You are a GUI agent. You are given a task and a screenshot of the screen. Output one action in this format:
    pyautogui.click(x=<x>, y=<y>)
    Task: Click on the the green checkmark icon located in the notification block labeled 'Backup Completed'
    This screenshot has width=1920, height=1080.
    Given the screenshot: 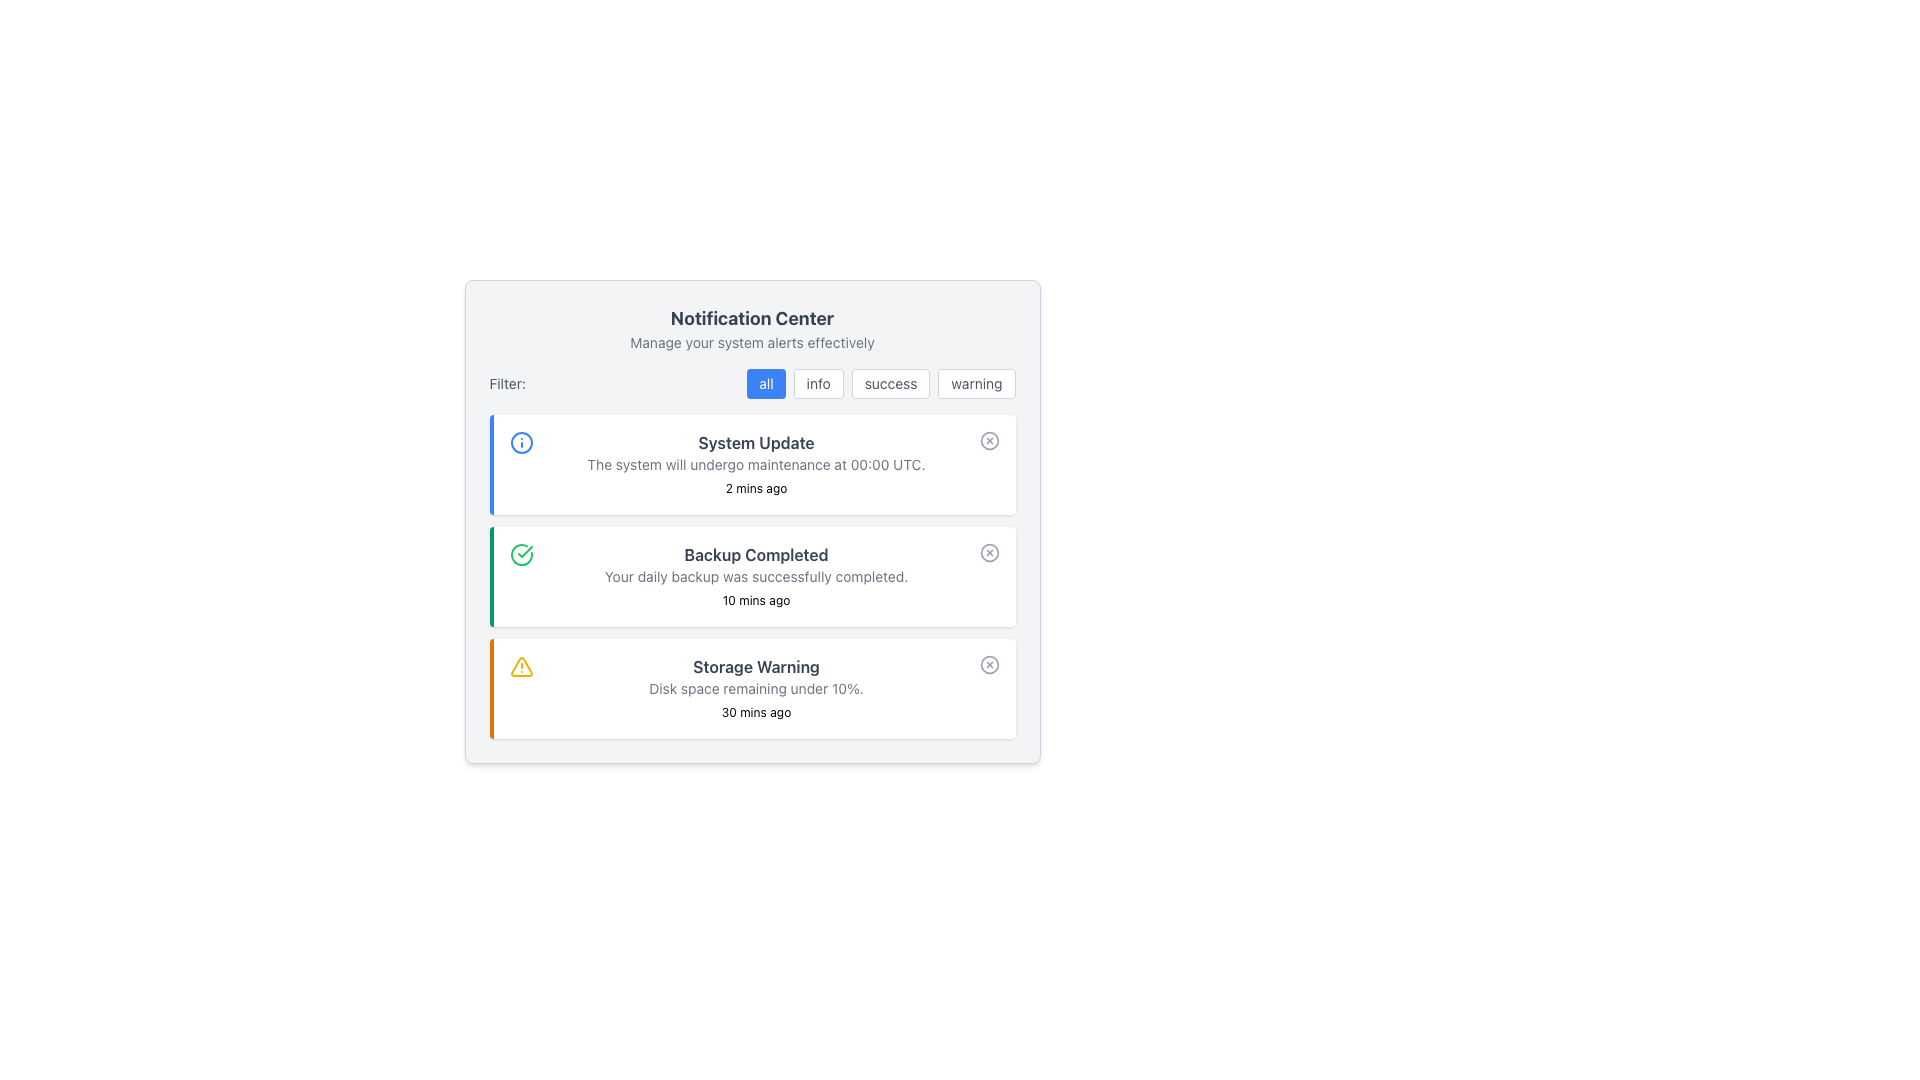 What is the action you would take?
    pyautogui.click(x=524, y=551)
    